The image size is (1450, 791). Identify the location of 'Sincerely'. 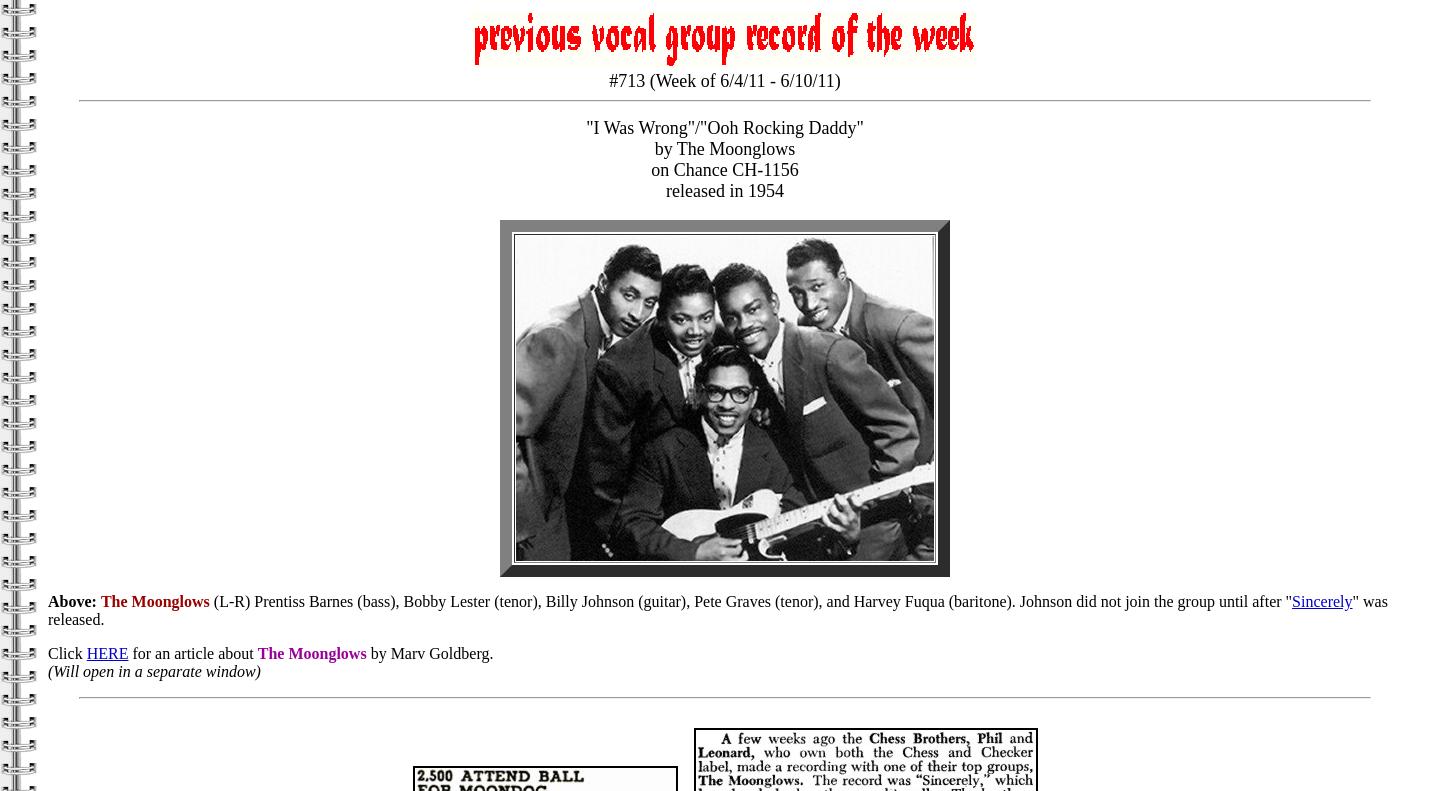
(1291, 600).